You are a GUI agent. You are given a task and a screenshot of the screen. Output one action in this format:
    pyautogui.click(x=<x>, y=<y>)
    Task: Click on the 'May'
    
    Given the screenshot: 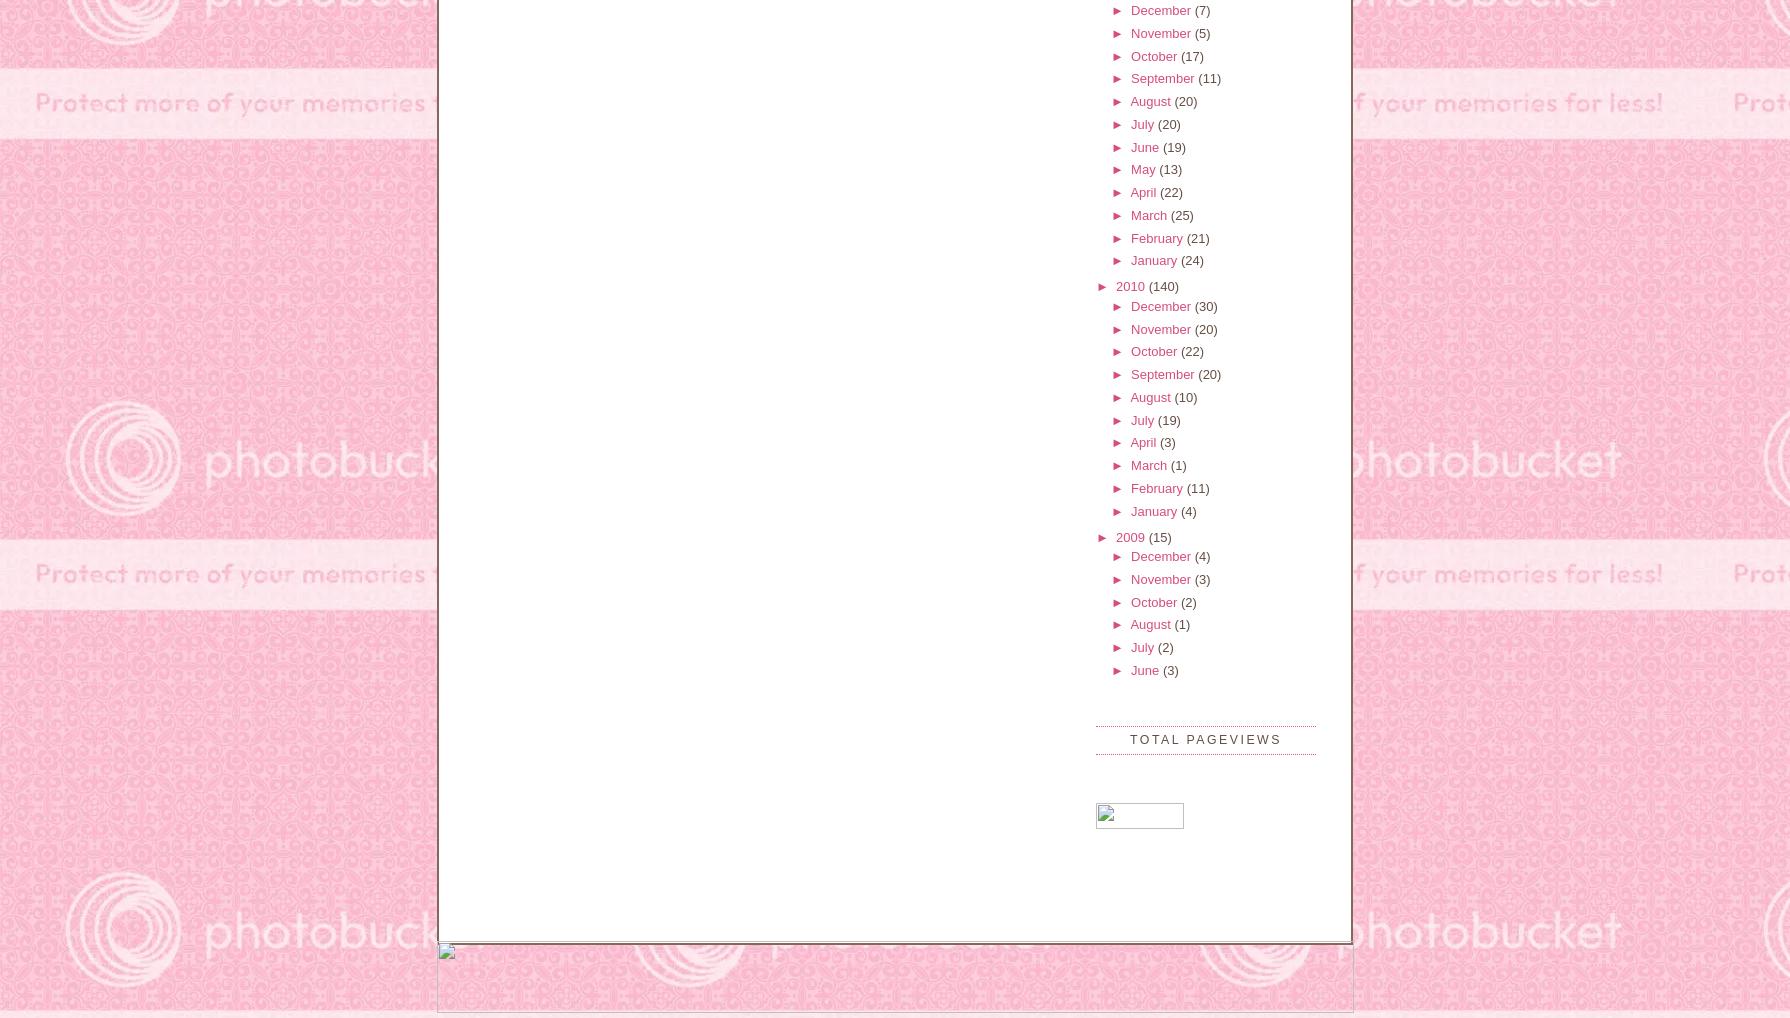 What is the action you would take?
    pyautogui.click(x=1145, y=169)
    